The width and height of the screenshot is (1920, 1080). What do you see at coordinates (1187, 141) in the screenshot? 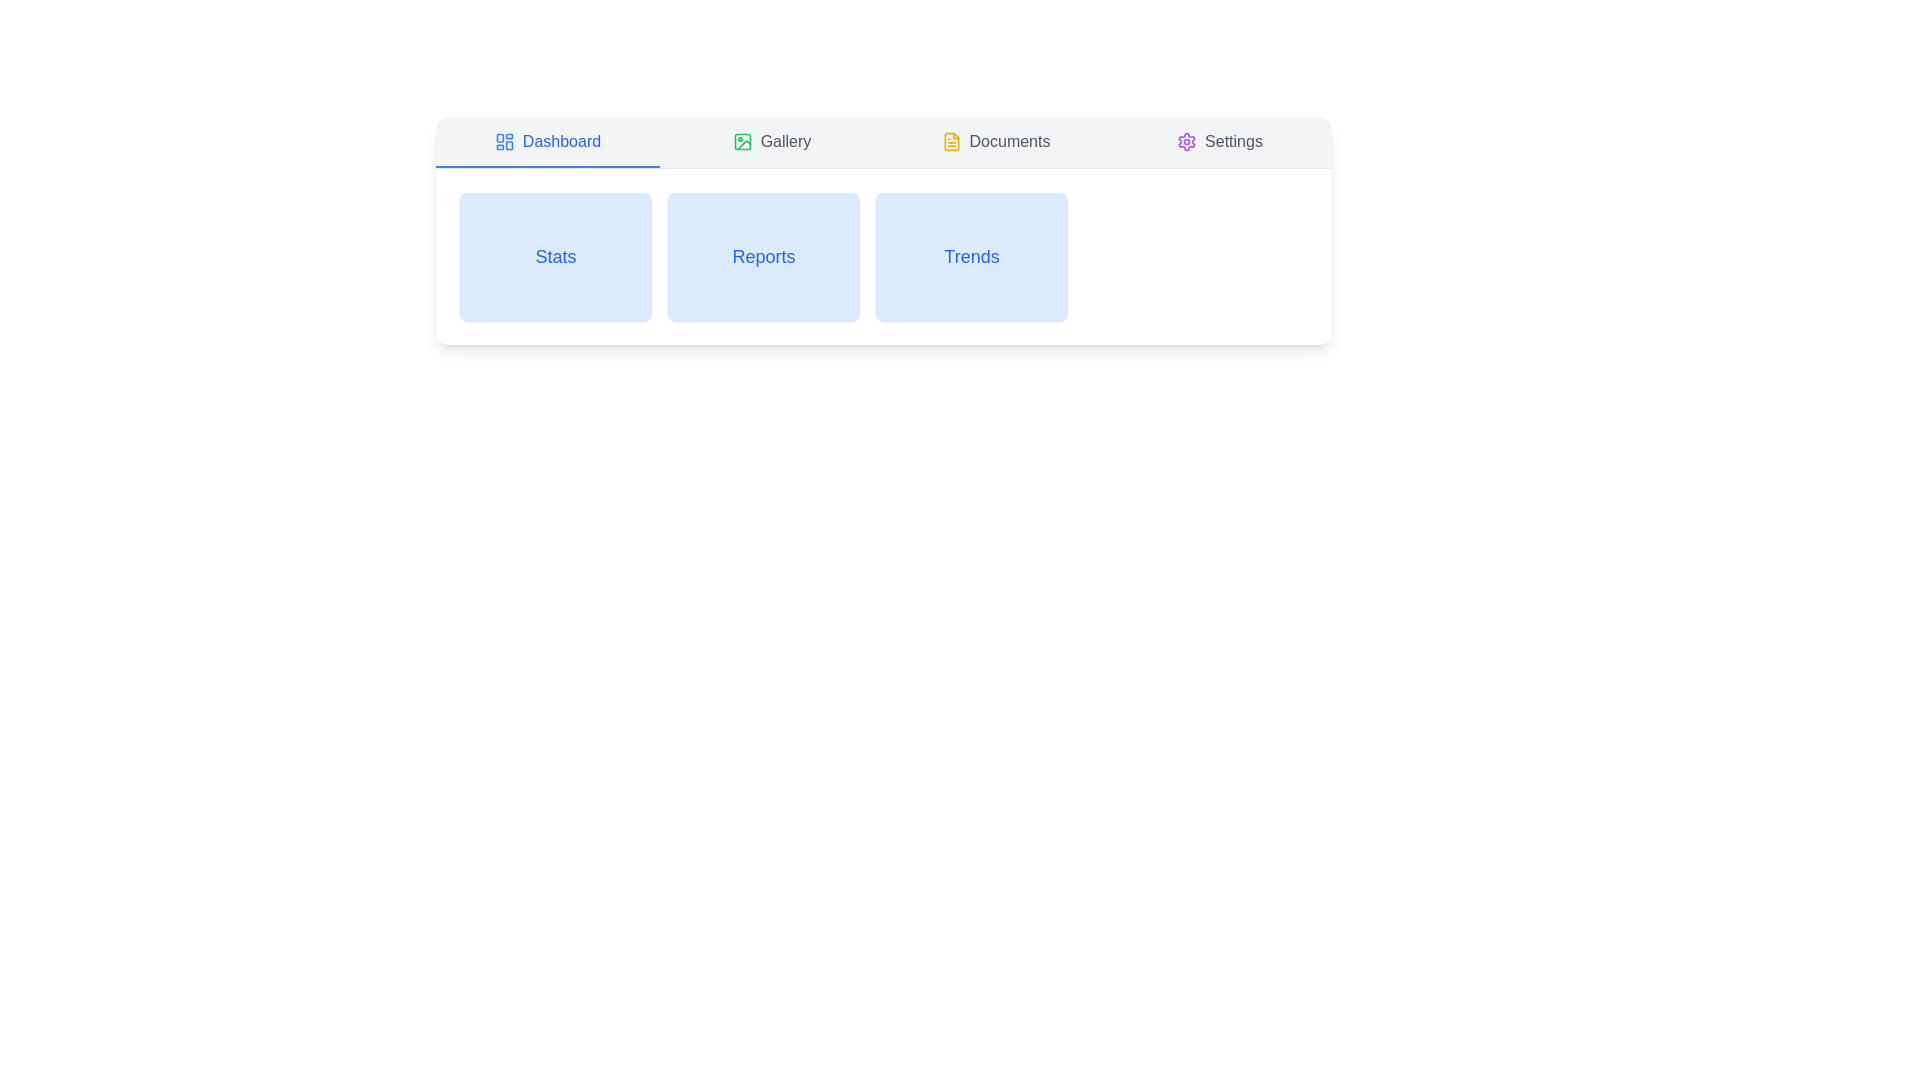
I see `the cogwheel-shaped settings icon located` at bounding box center [1187, 141].